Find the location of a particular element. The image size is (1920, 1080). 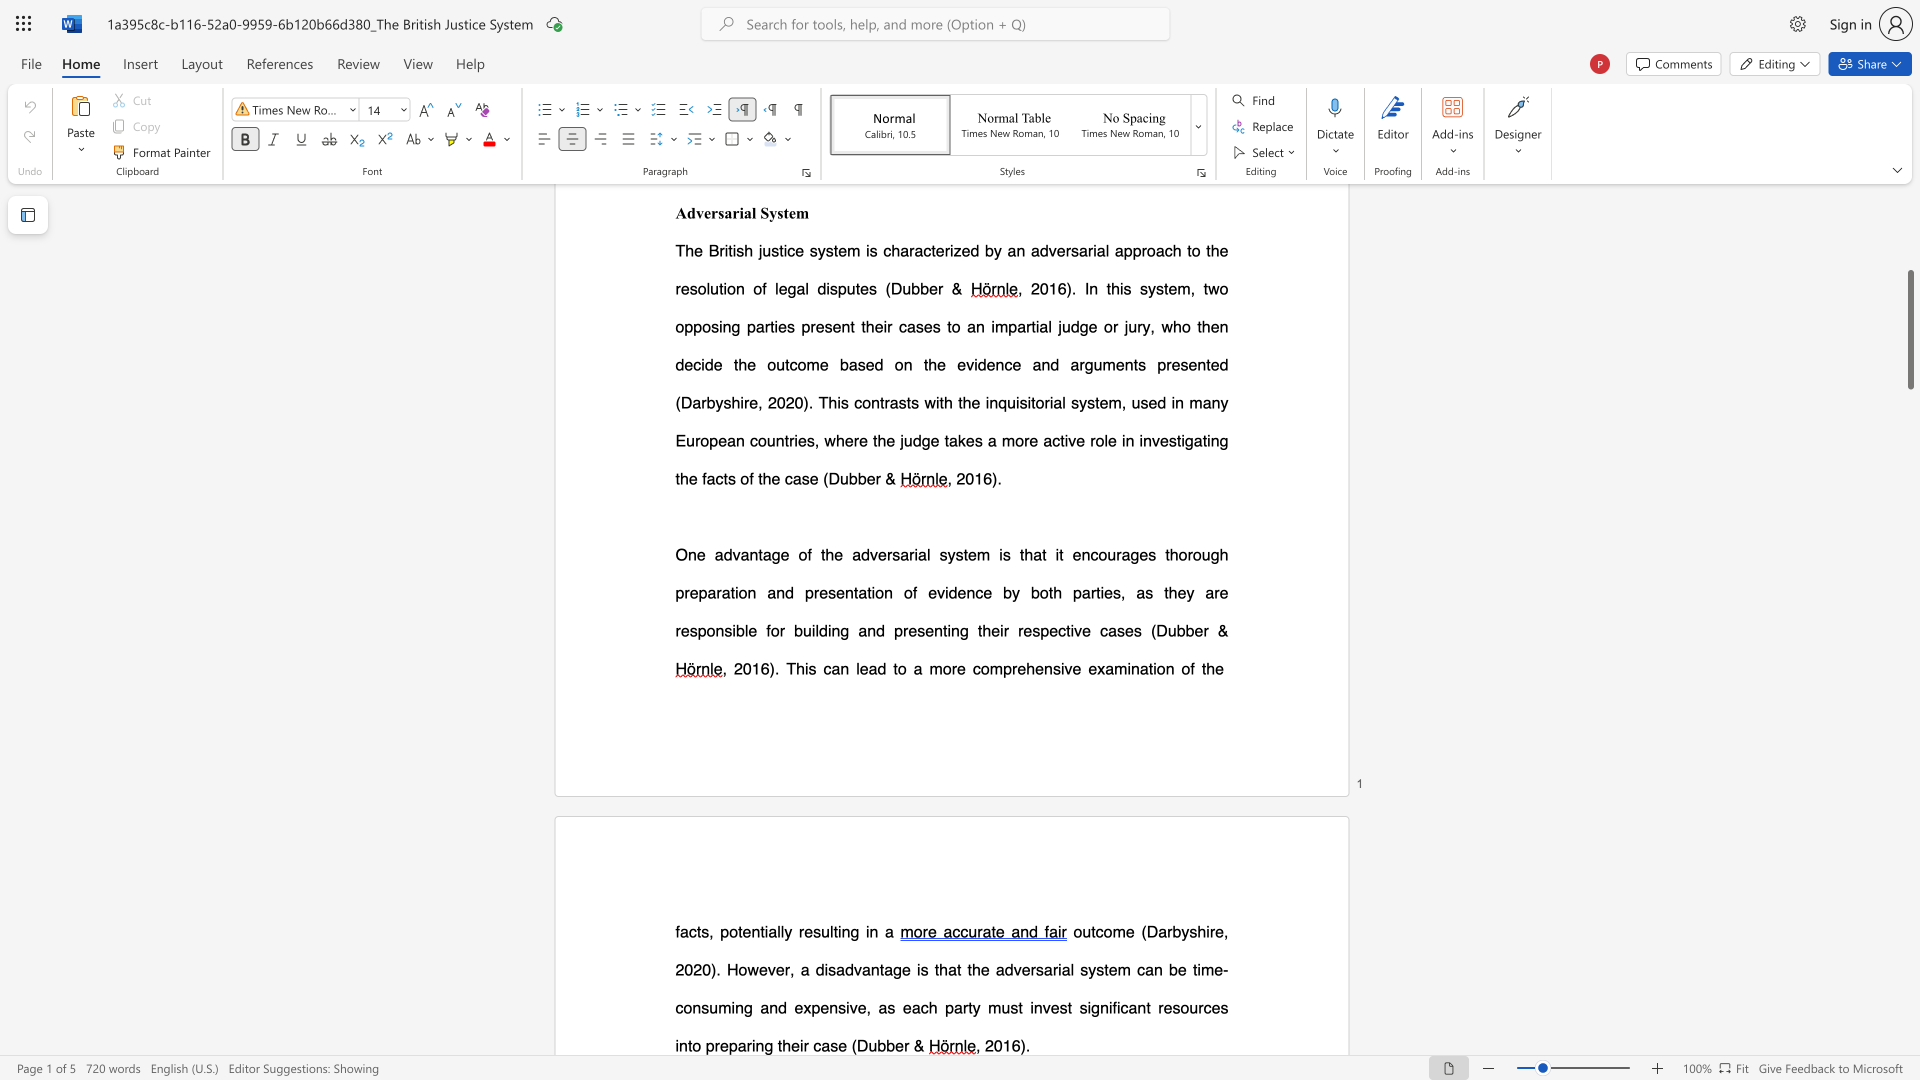

the subset text "cant resources into preparin" within the text "). However, a disadvantage is that the adversarial system can be time-consuming and expensive, as each party must invest significant resources into preparing their case" is located at coordinates (1120, 1007).